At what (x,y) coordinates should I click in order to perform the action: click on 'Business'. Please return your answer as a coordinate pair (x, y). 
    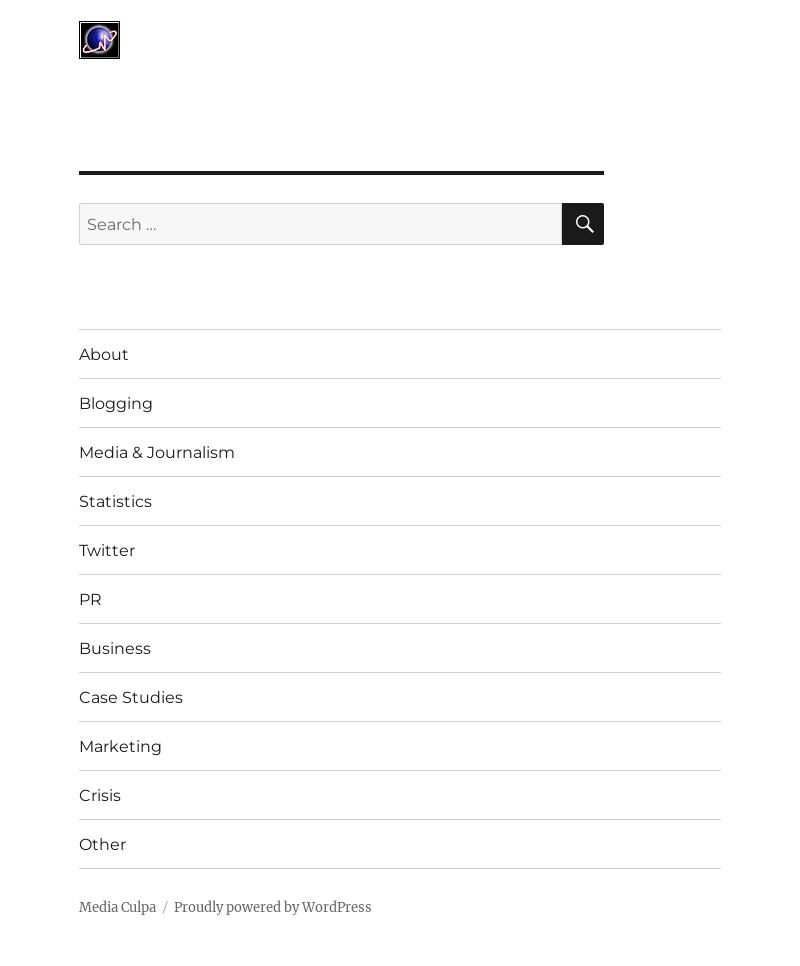
    Looking at the image, I should click on (113, 646).